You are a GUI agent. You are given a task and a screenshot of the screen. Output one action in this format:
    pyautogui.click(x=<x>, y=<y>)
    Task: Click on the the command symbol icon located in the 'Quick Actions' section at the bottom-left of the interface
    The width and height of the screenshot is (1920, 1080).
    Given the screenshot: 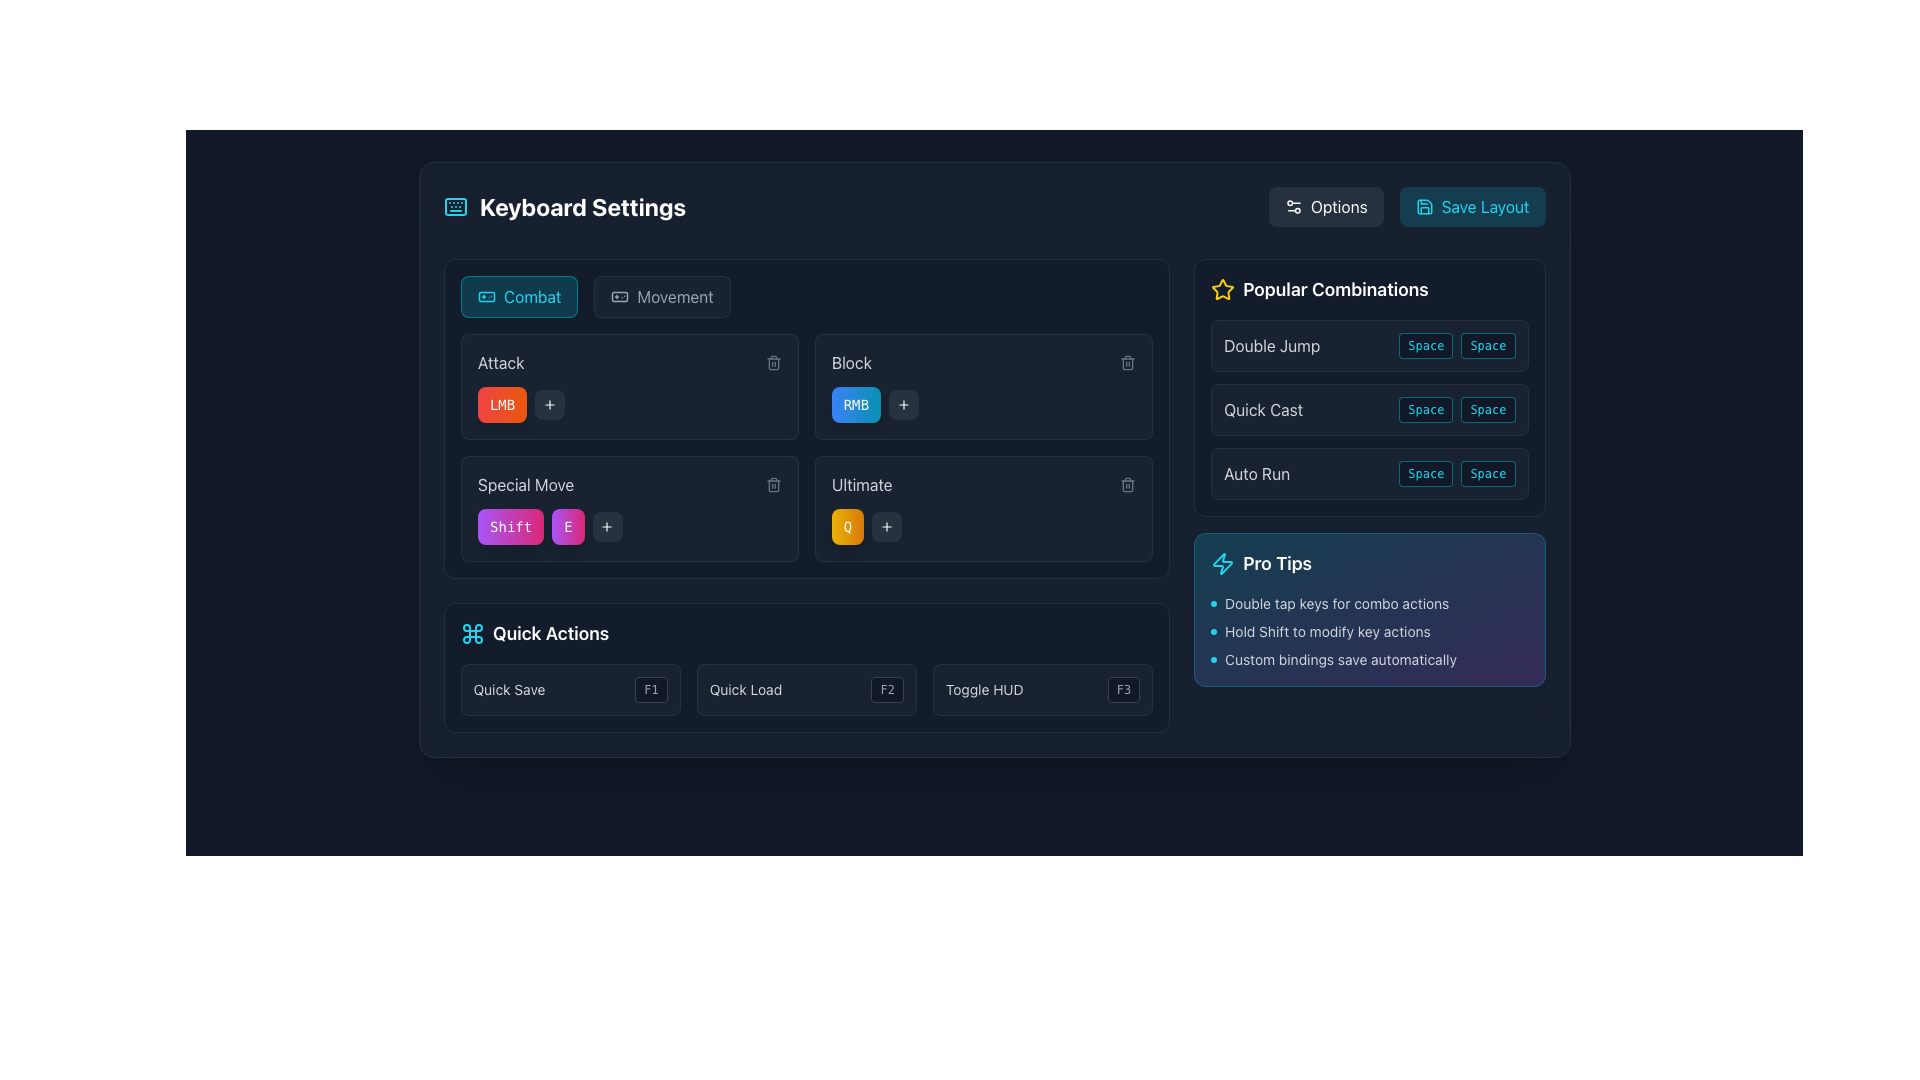 What is the action you would take?
    pyautogui.click(x=471, y=633)
    